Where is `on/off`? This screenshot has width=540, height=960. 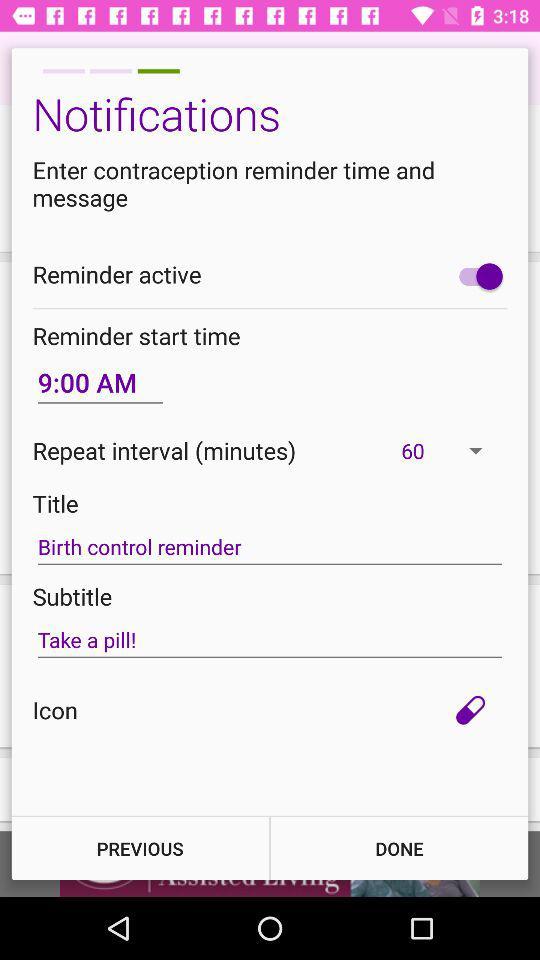
on/off is located at coordinates (475, 275).